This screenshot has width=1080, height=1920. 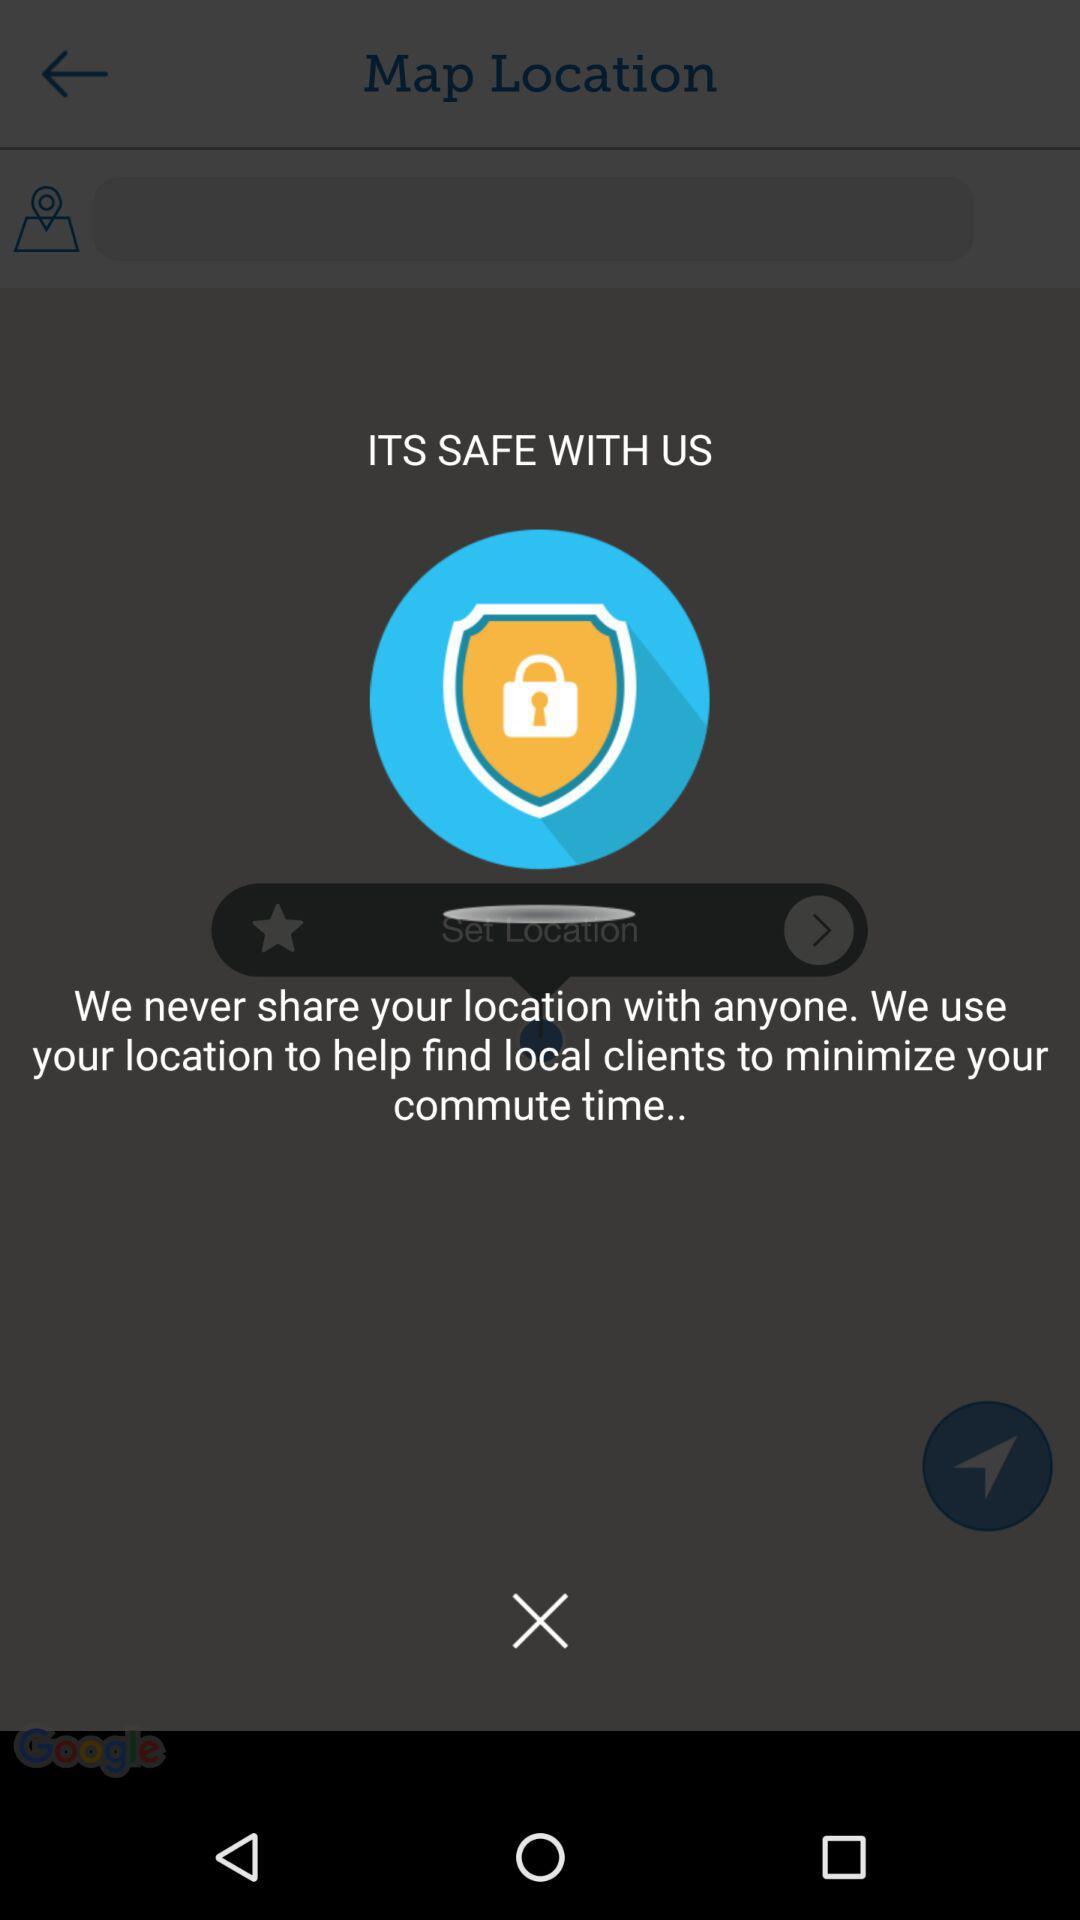 What do you see at coordinates (540, 1620) in the screenshot?
I see `this` at bounding box center [540, 1620].